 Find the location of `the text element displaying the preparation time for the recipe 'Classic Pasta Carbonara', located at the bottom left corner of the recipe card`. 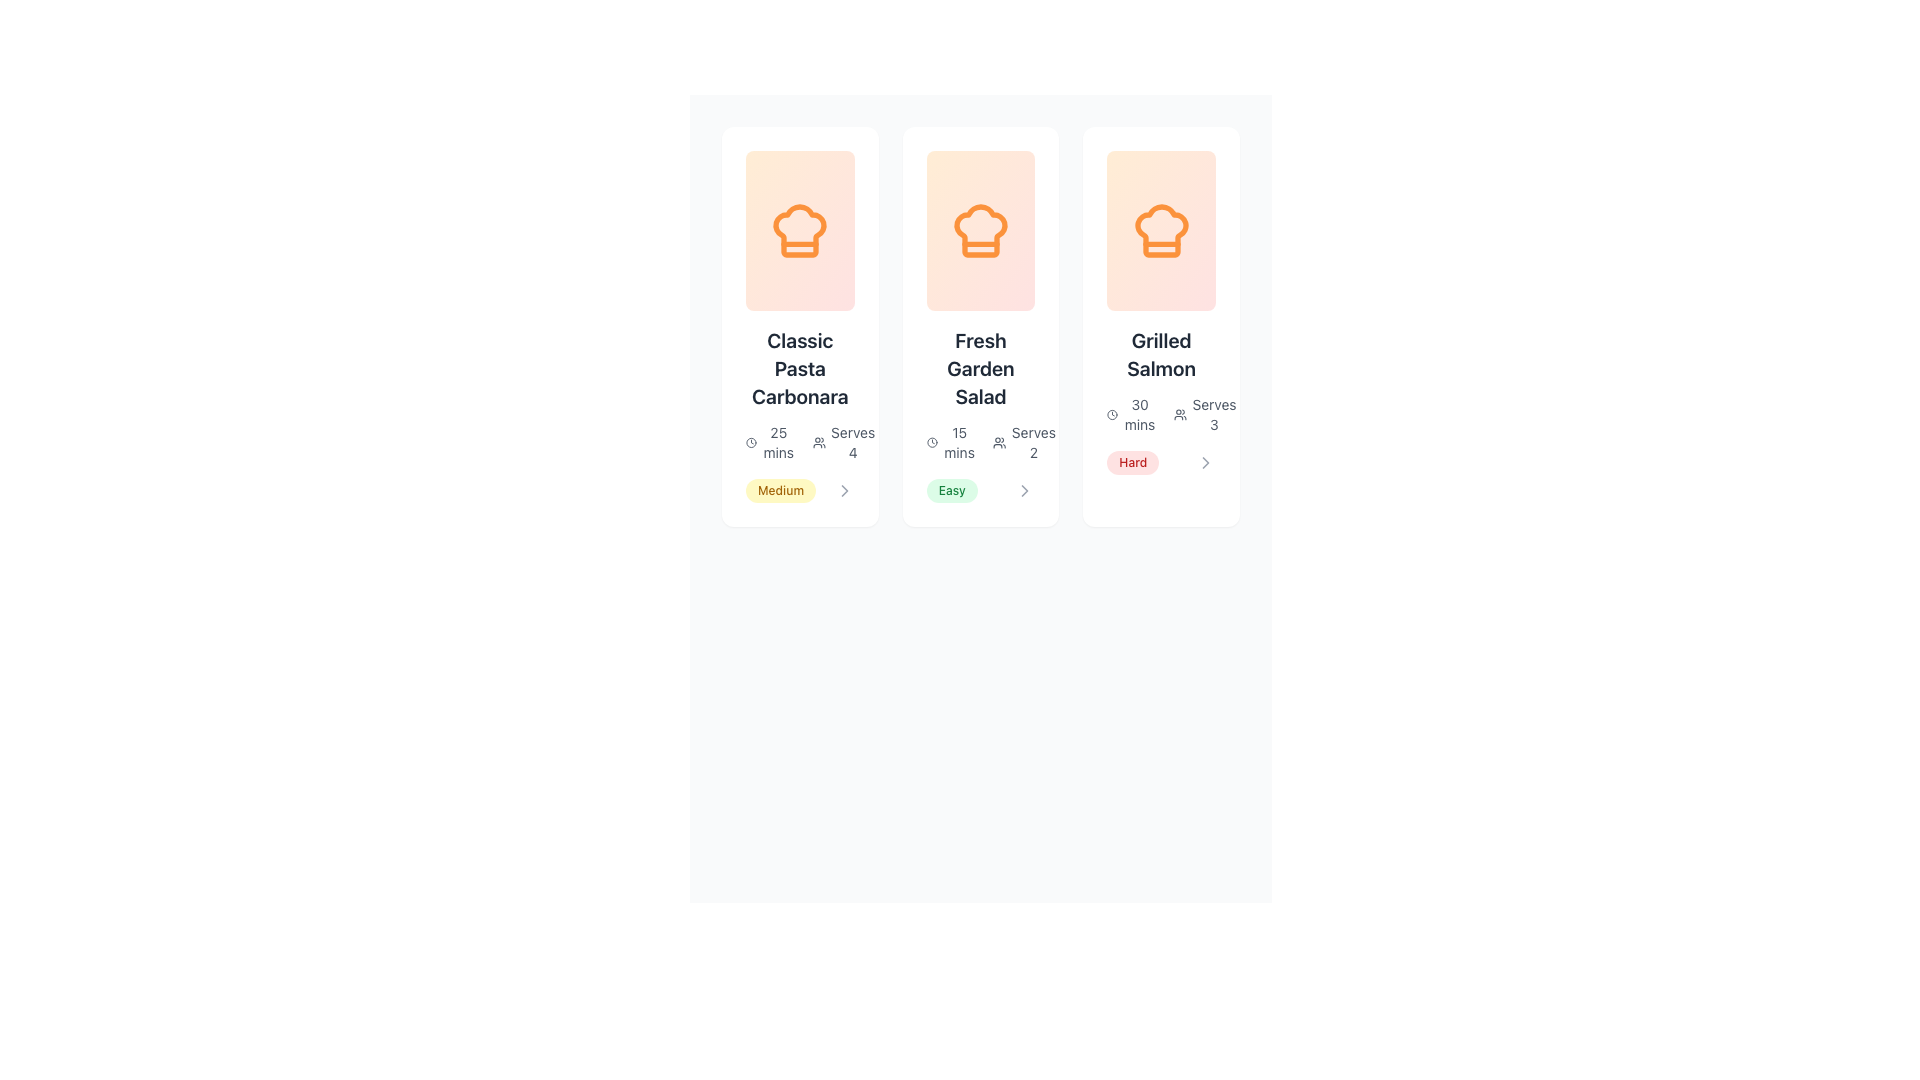

the text element displaying the preparation time for the recipe 'Classic Pasta Carbonara', located at the bottom left corner of the recipe card is located at coordinates (770, 442).